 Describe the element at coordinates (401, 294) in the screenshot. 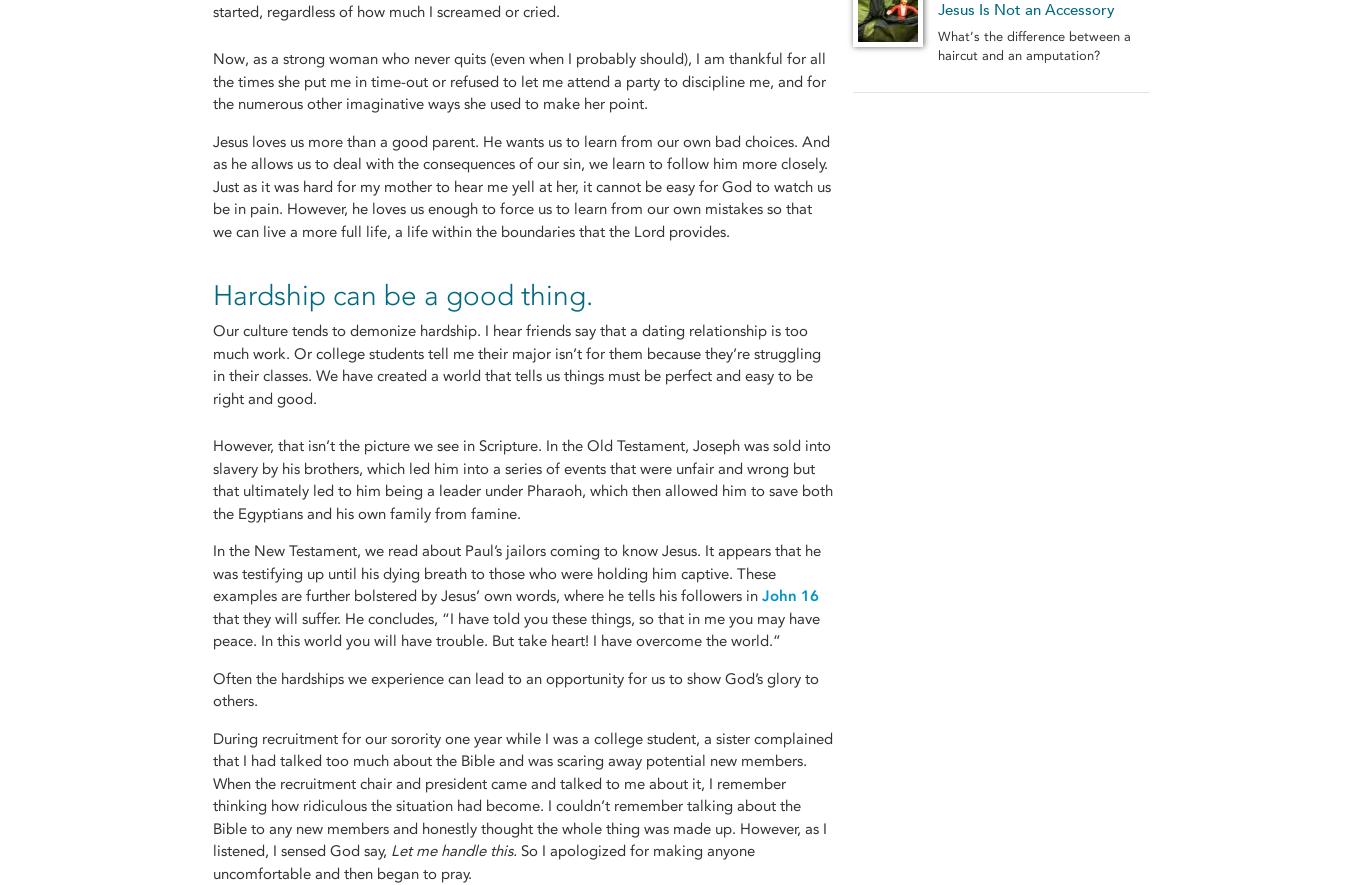

I see `'Hardship can be a good thing.'` at that location.